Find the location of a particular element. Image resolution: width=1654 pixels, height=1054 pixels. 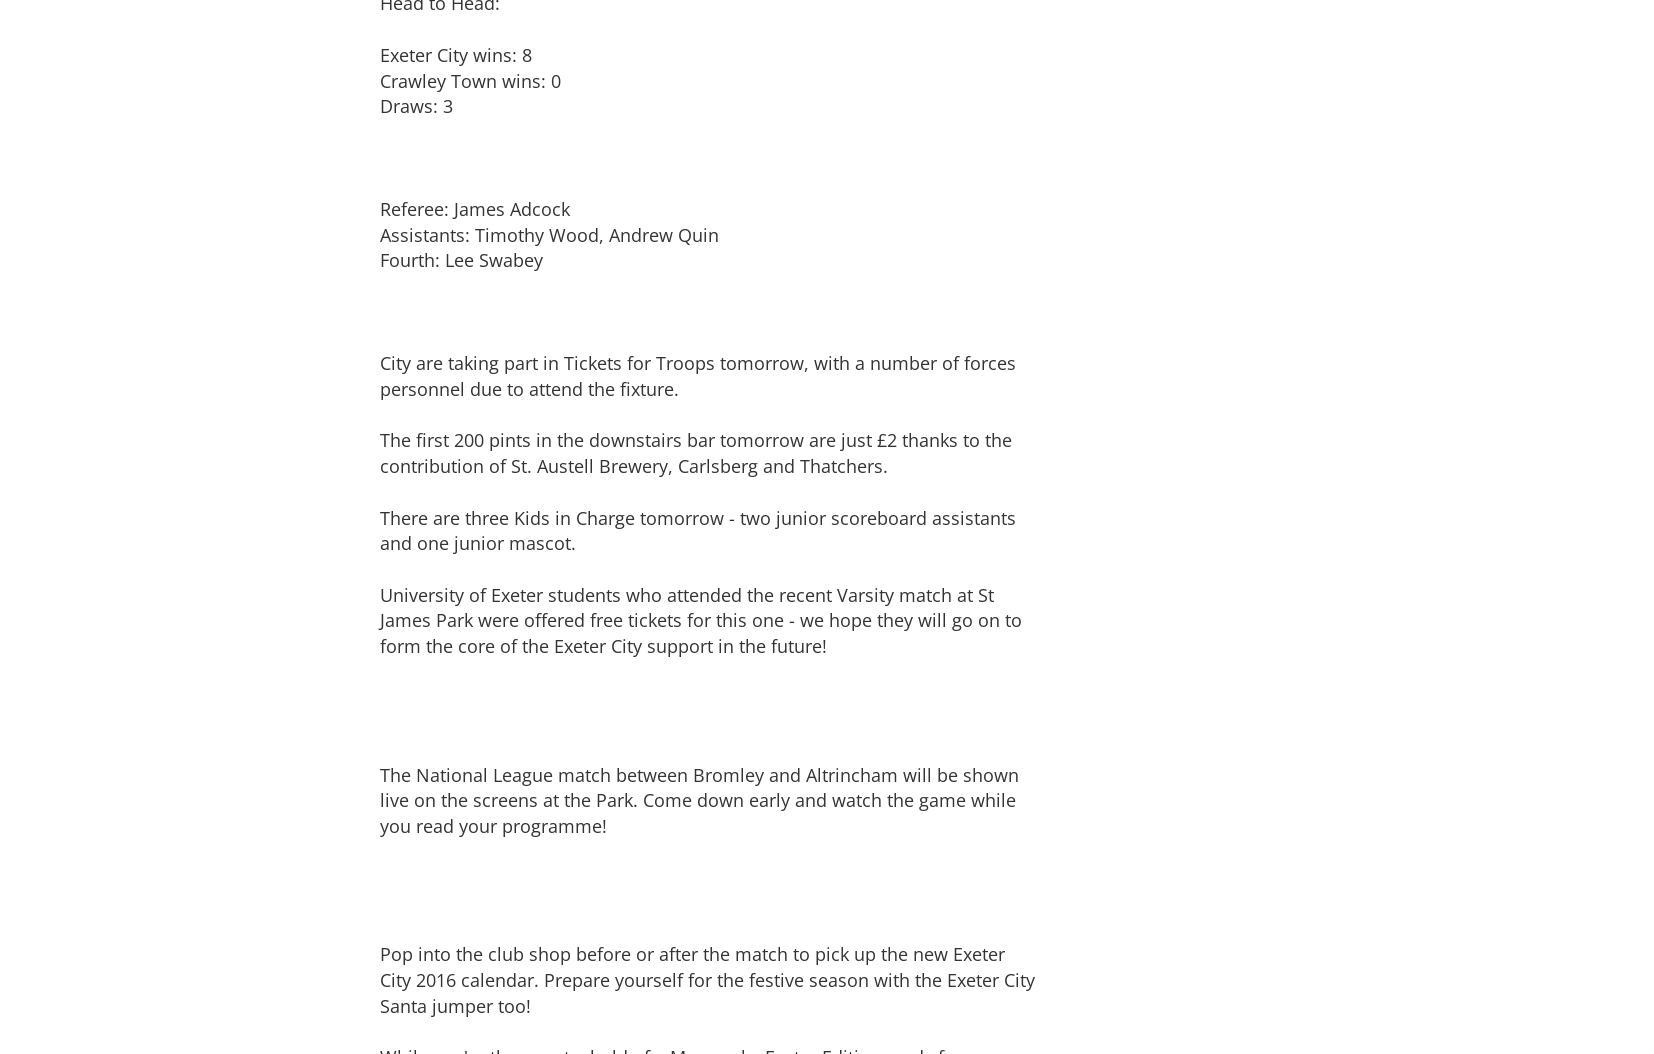

'The first 200 pints in the downstairs bar tomorrow are just £2 thanks to the contribution of St. Austell Brewery, Carlsberg and Thatchers.' is located at coordinates (378, 453).